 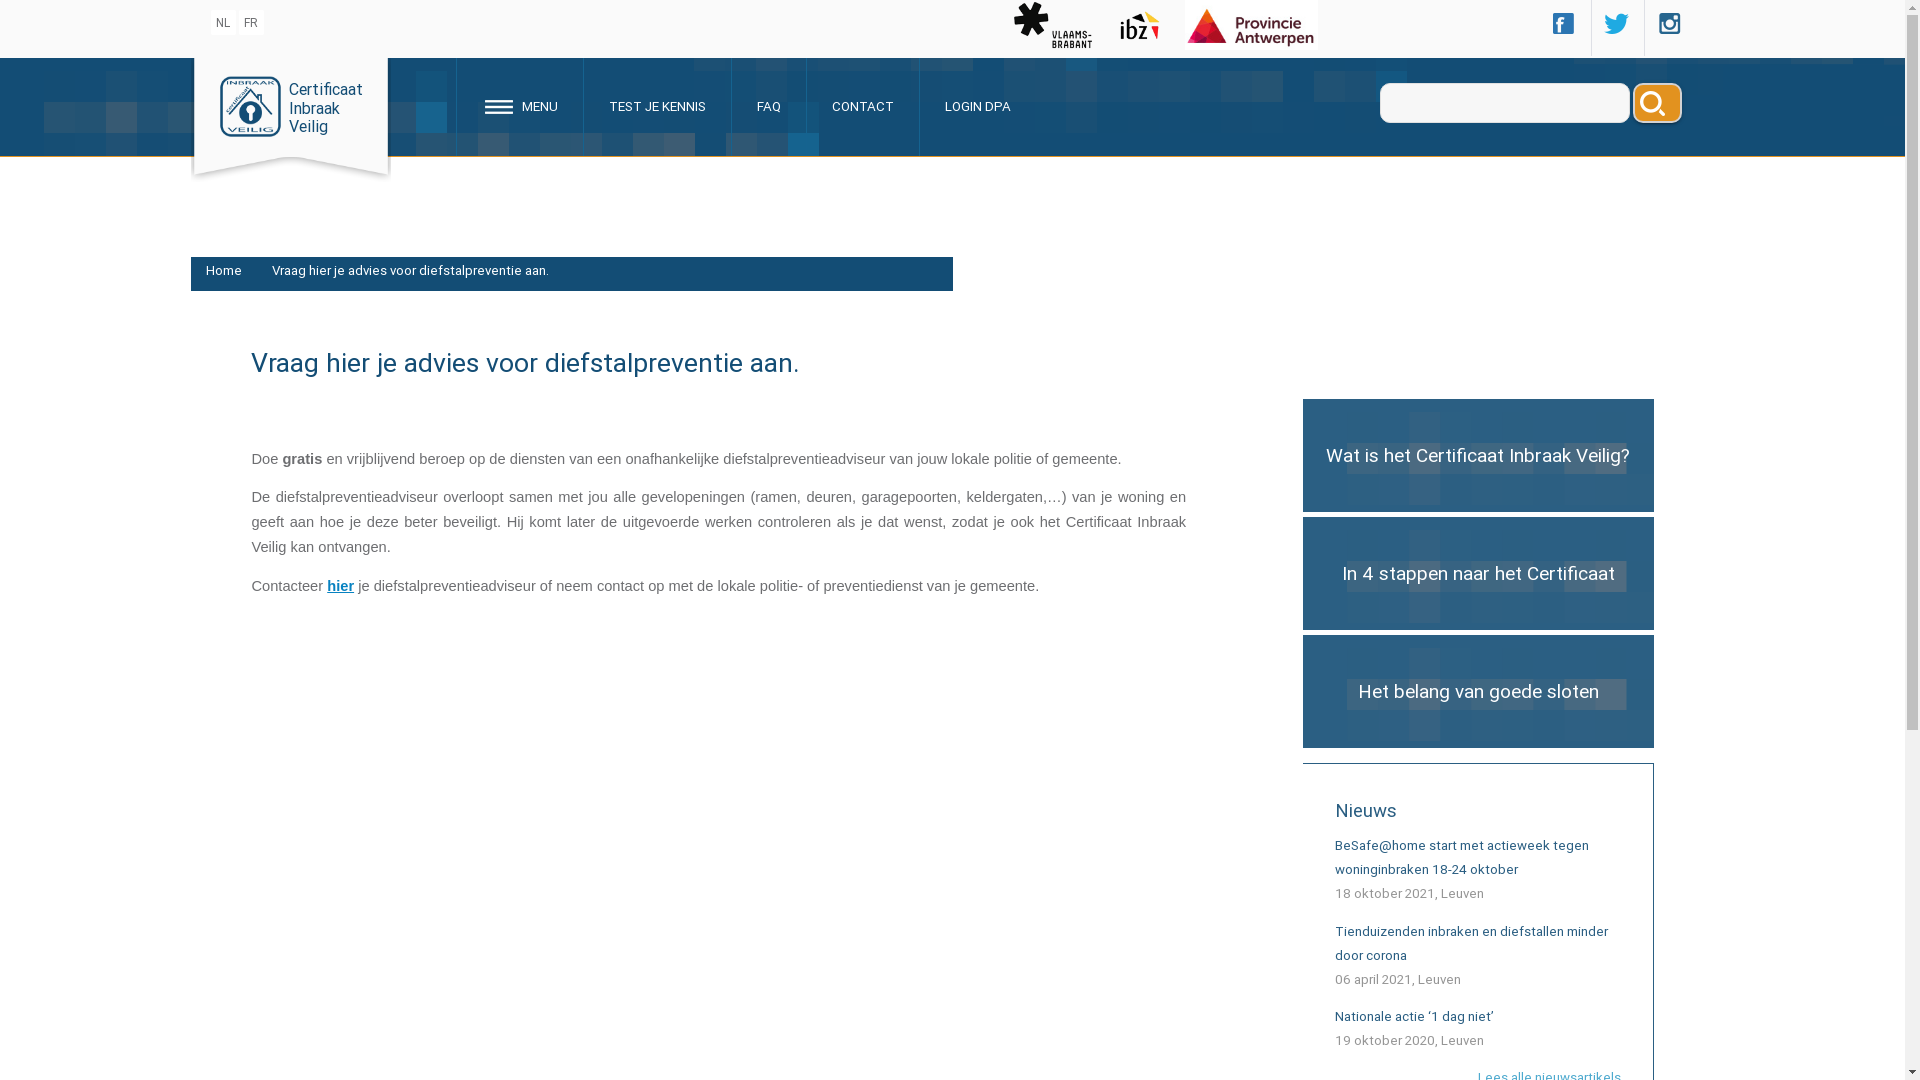 I want to click on 'Het belang van goede sloten', so click(x=1478, y=690).